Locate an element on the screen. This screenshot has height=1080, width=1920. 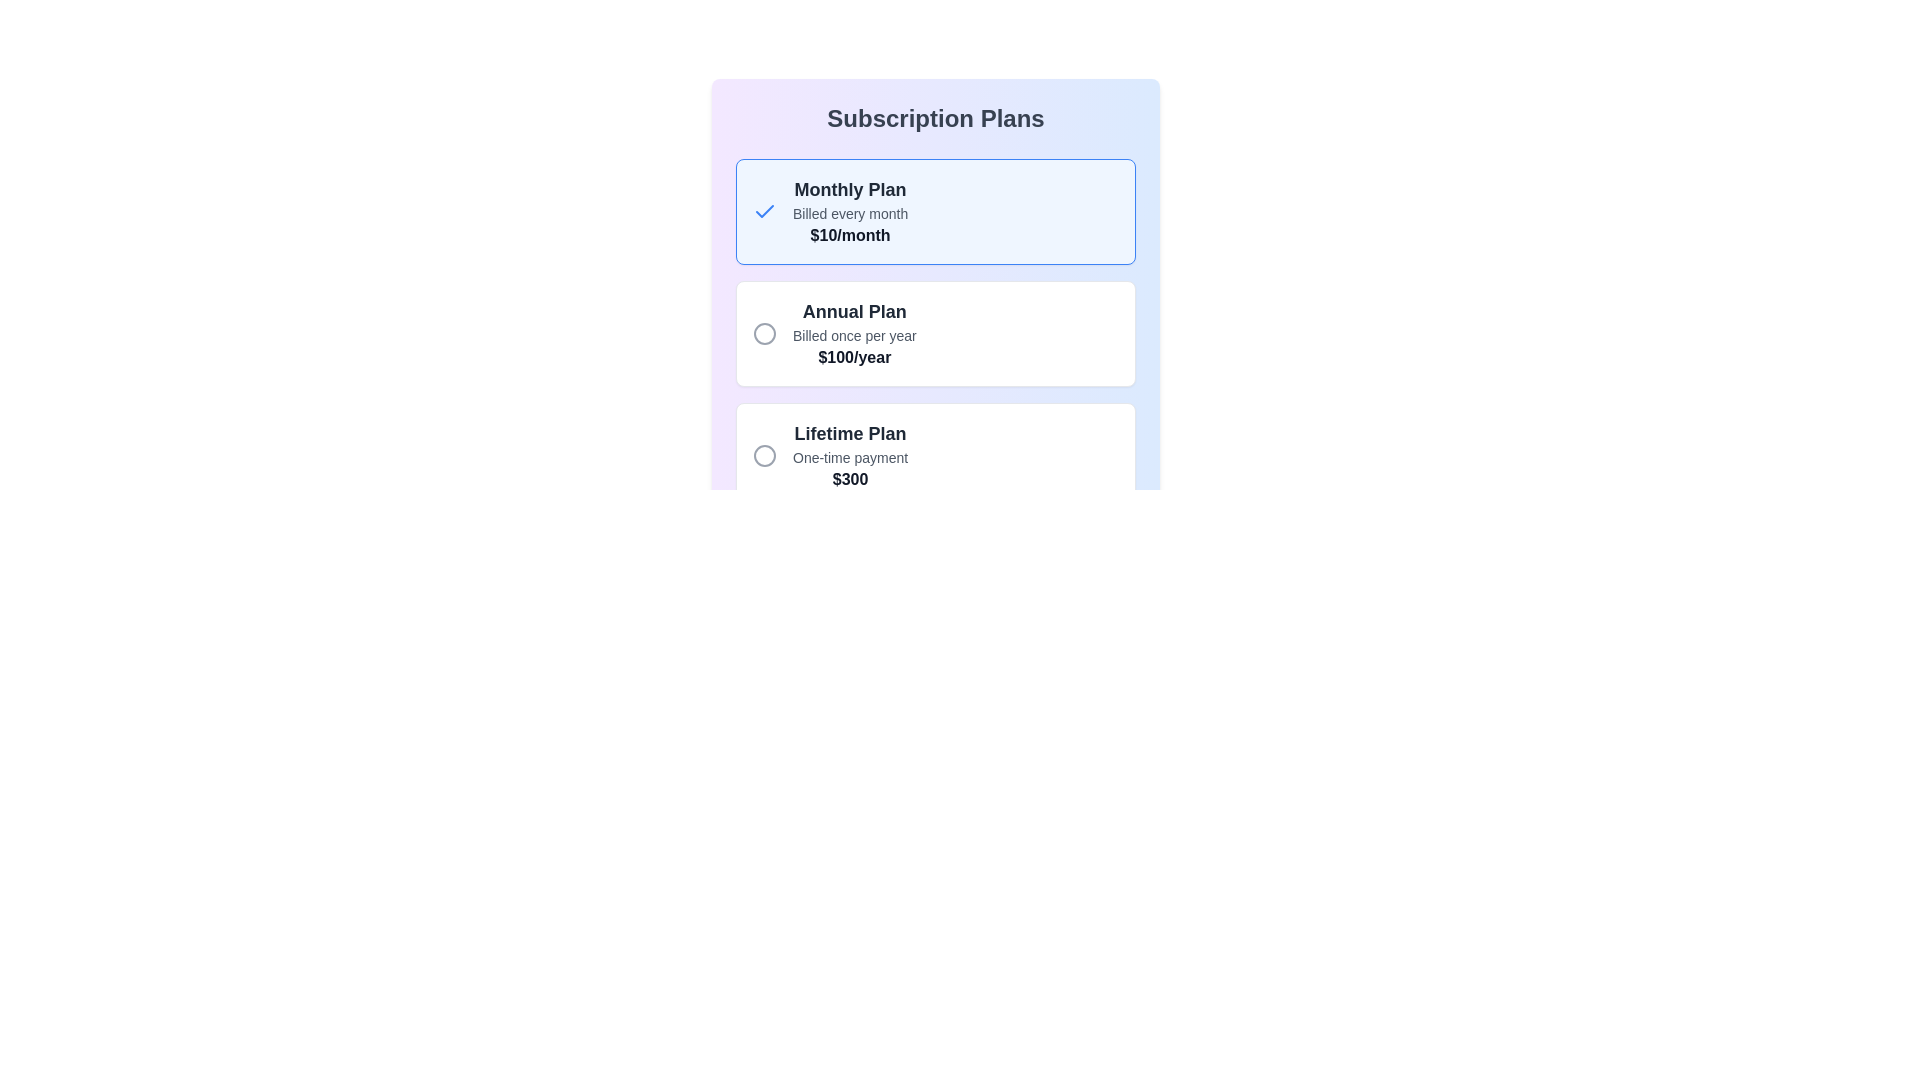
the selectable circle indicator for the 'Annual Plan' subscription option to receive potential visual feedback is located at coordinates (763, 333).